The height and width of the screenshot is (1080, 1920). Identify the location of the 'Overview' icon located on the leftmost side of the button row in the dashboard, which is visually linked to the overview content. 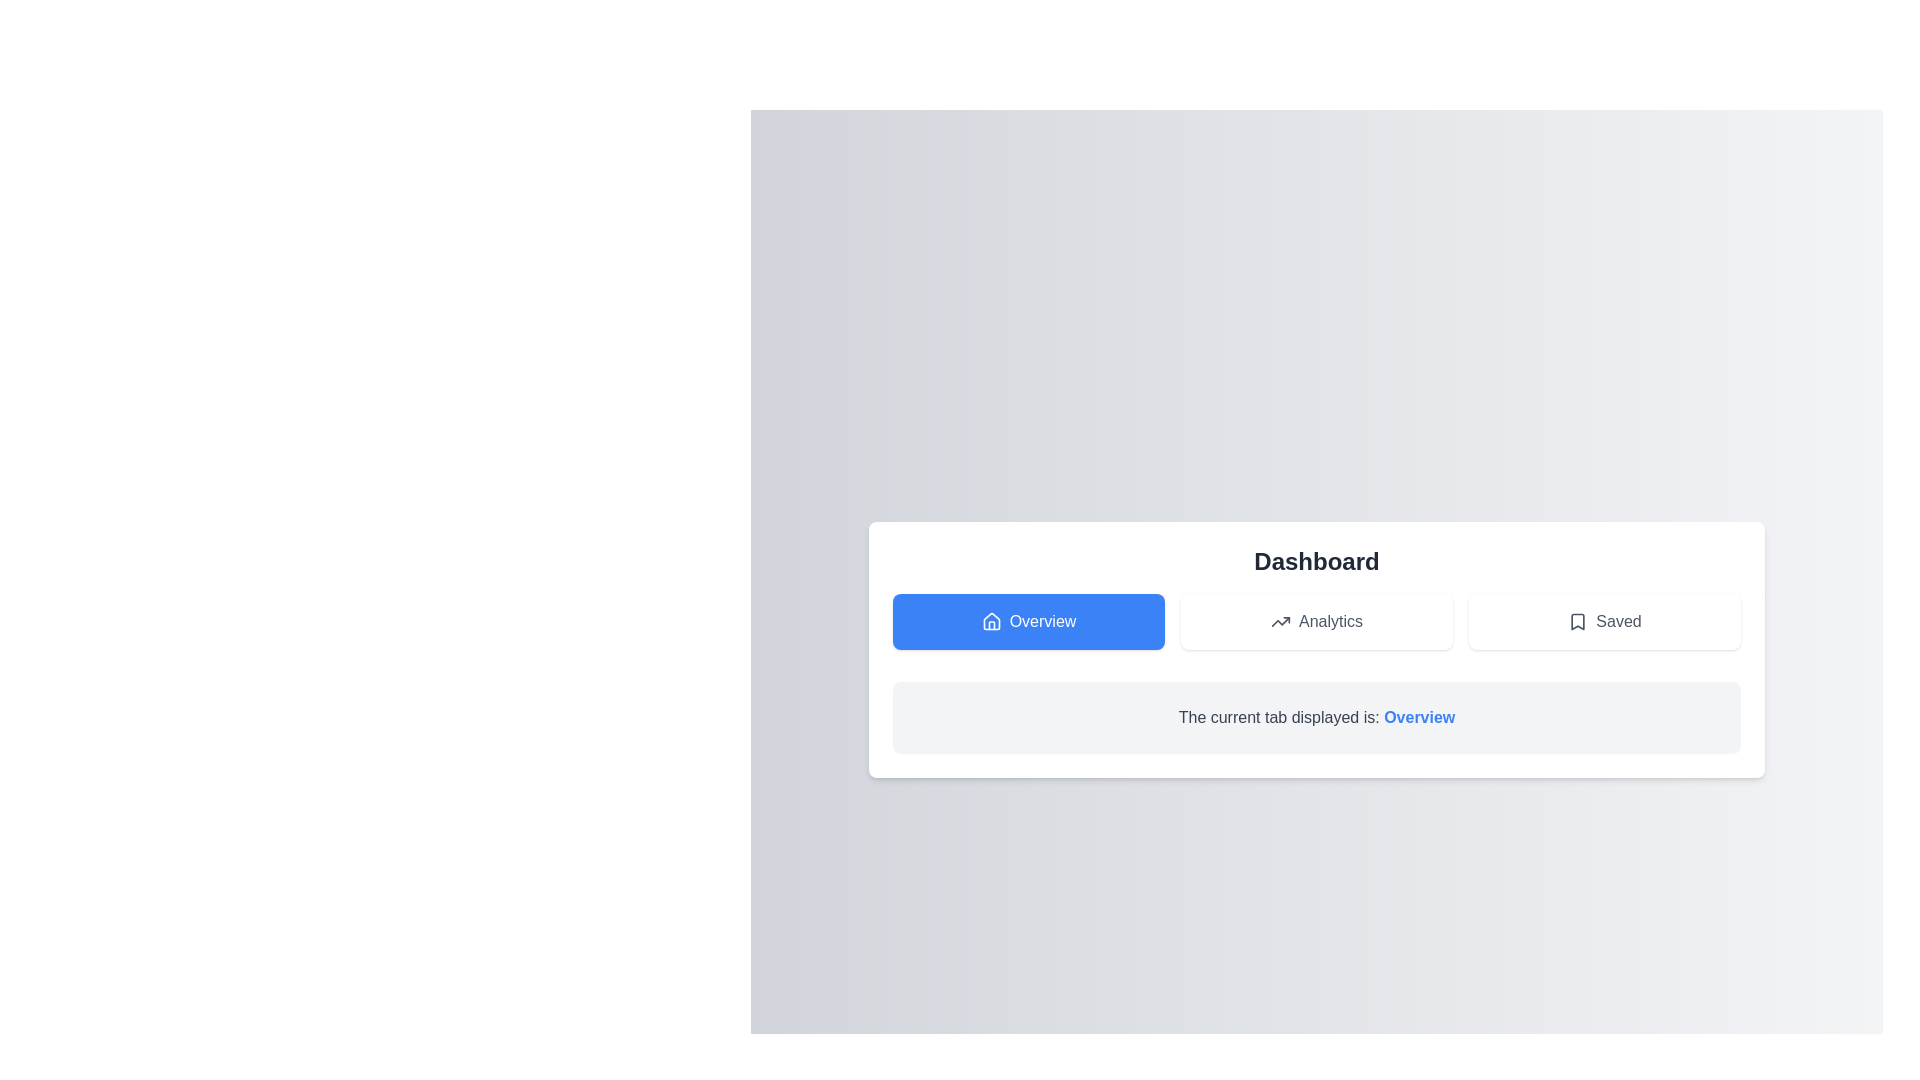
(991, 620).